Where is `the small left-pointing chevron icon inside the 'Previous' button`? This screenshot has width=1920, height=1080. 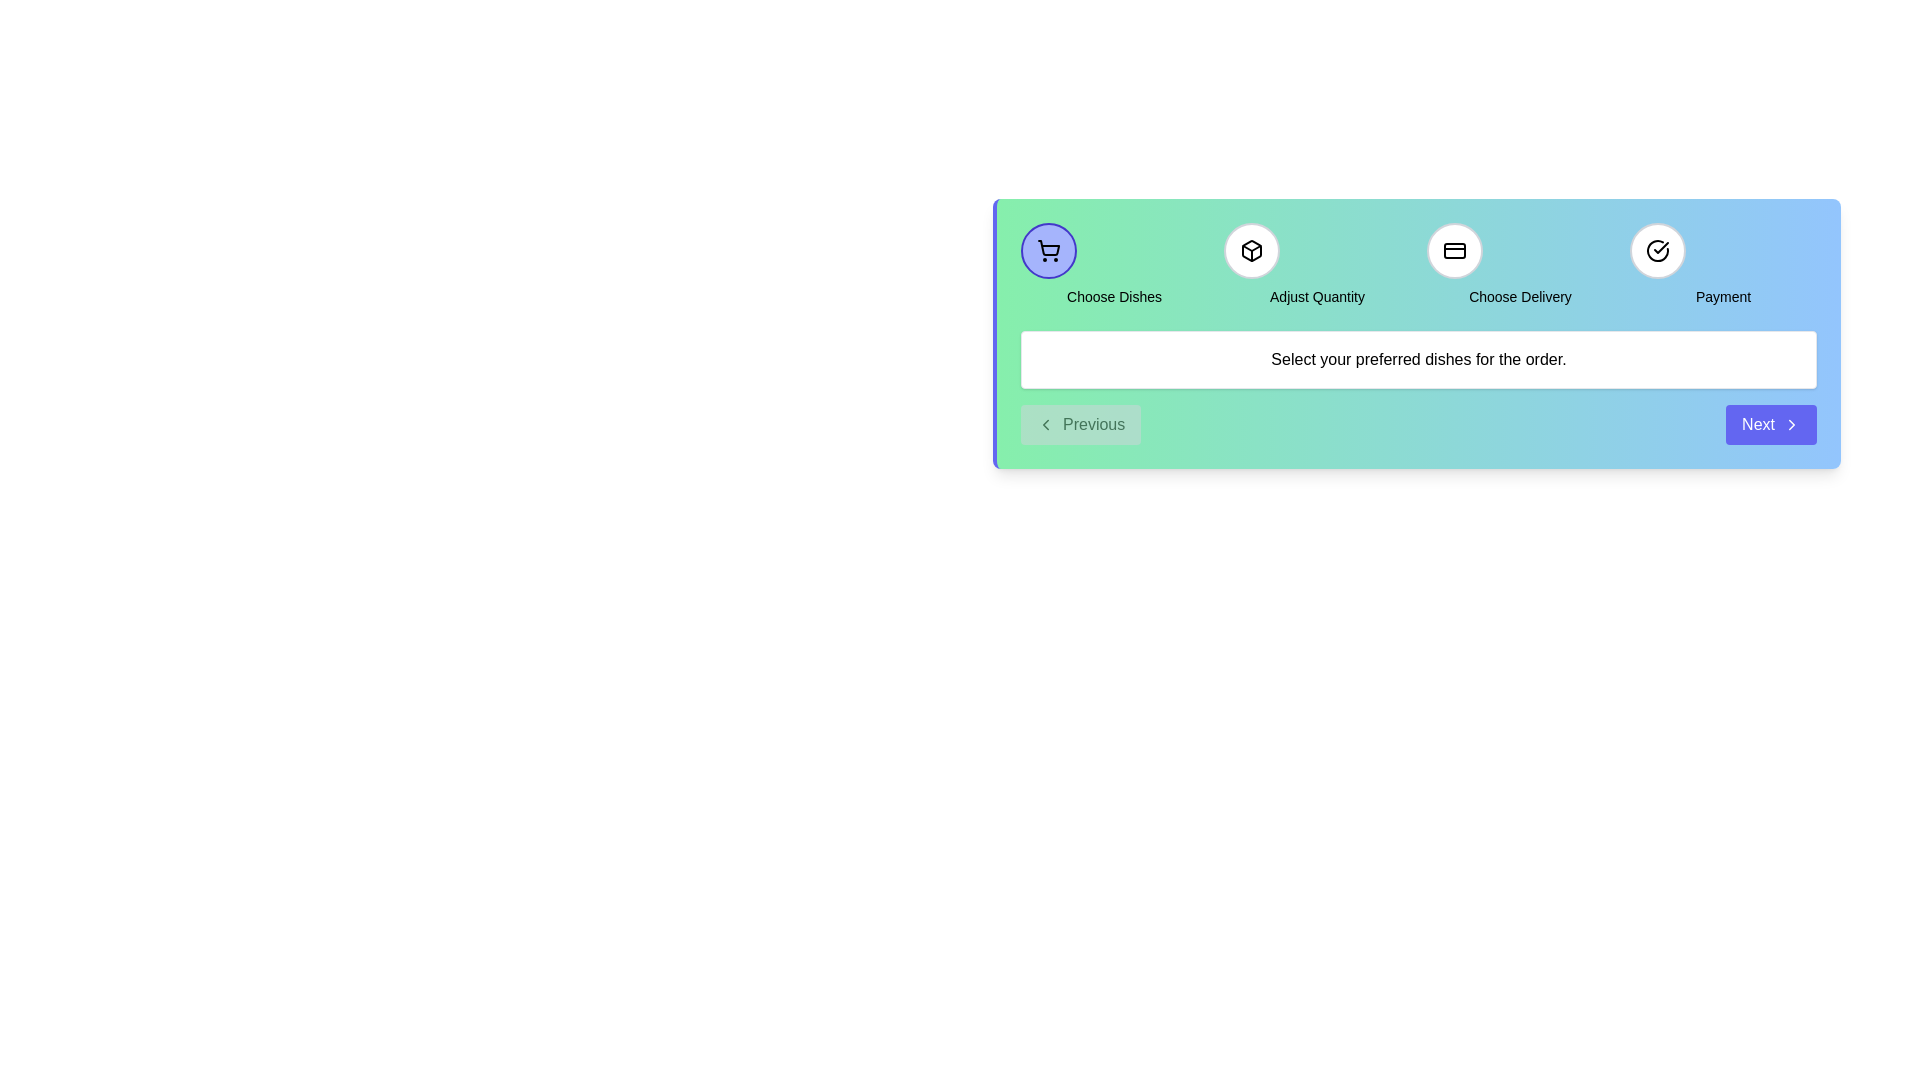
the small left-pointing chevron icon inside the 'Previous' button is located at coordinates (1045, 423).